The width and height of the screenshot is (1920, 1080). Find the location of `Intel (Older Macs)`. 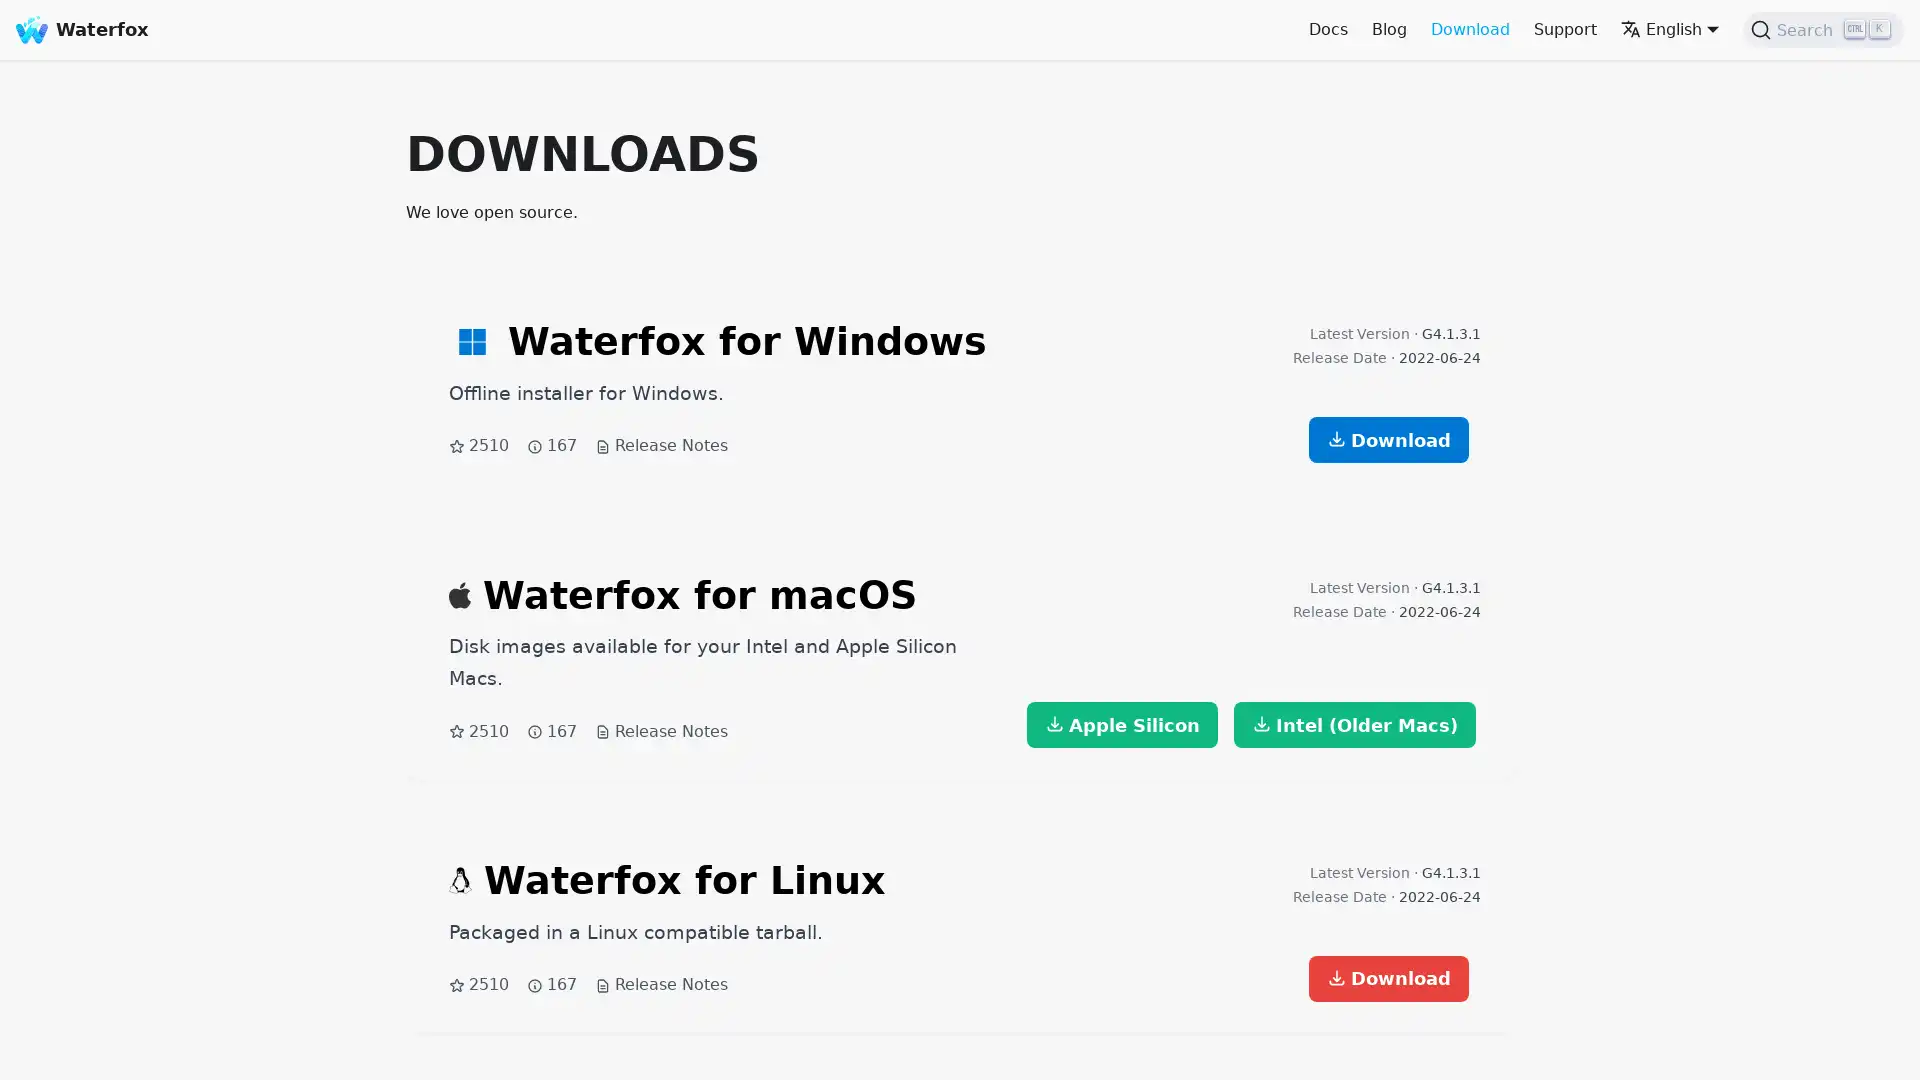

Intel (Older Macs) is located at coordinates (1354, 725).